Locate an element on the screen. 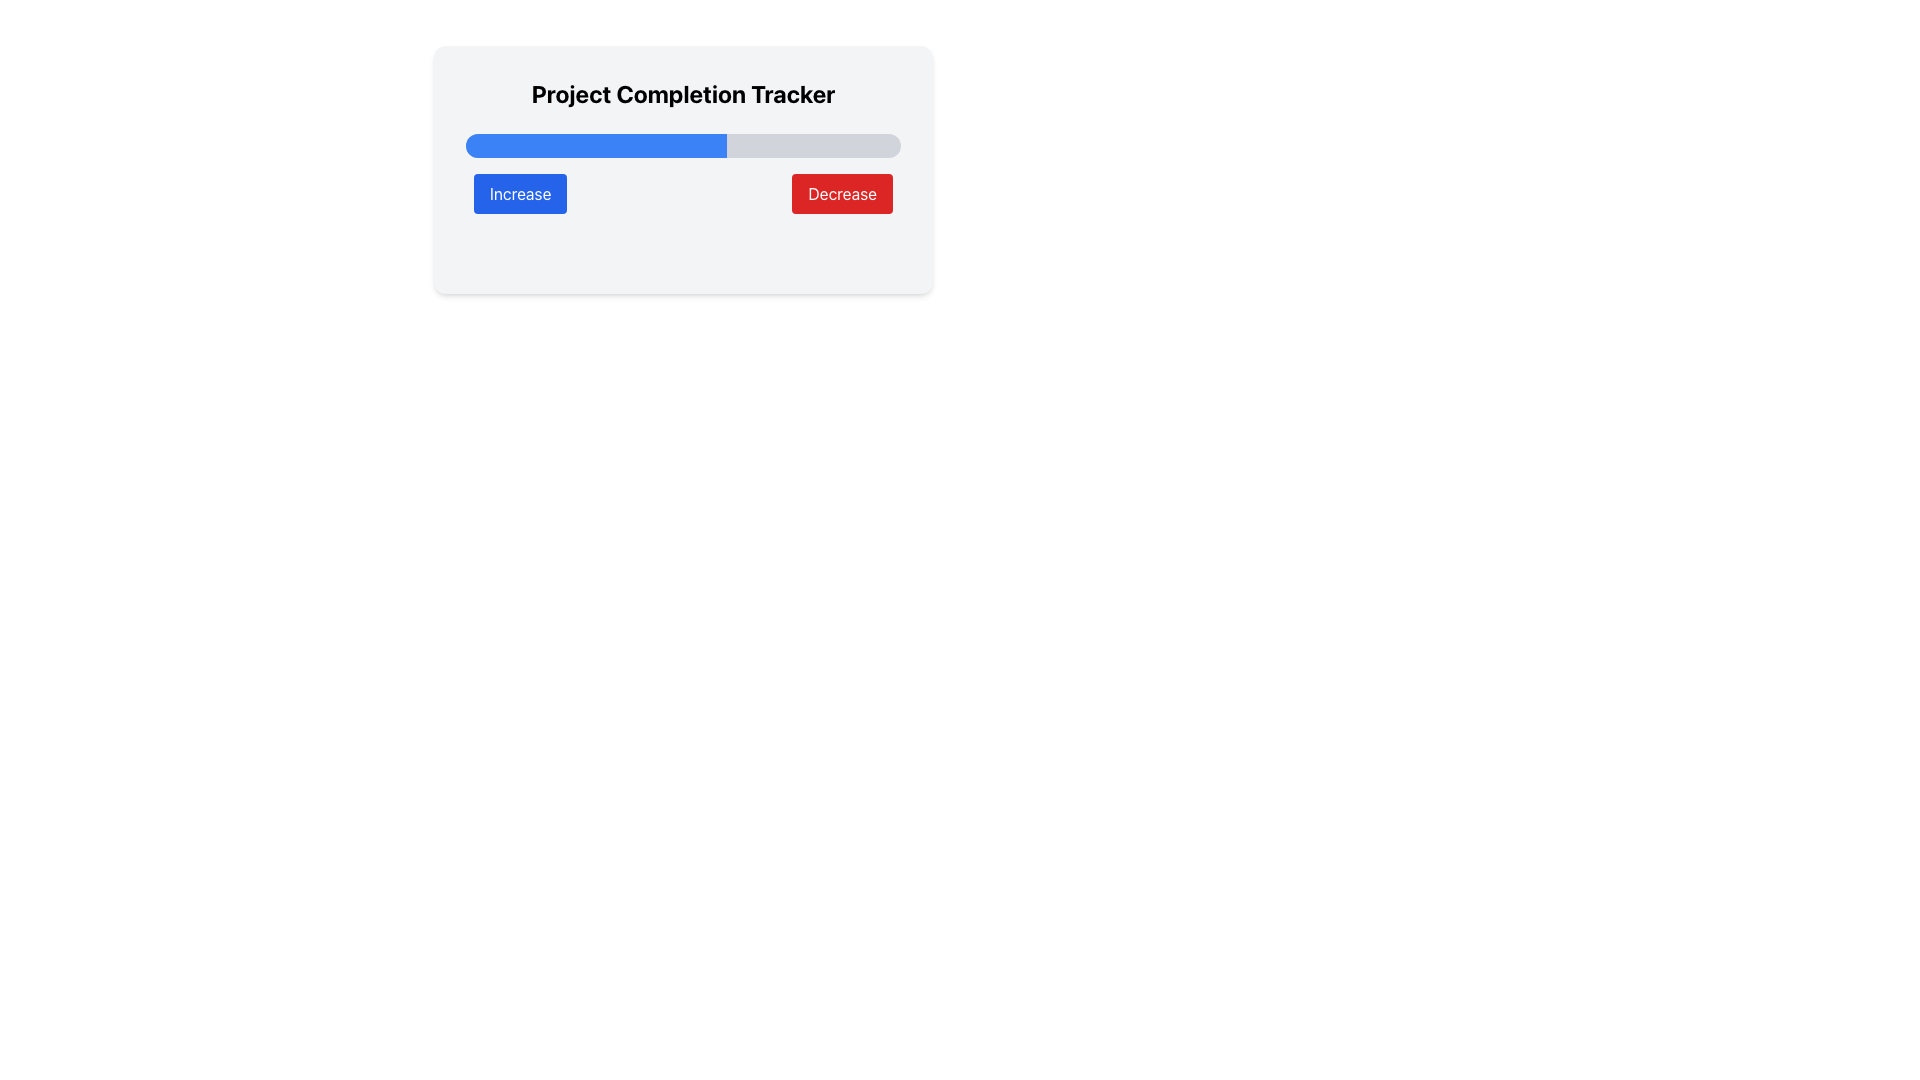  the increment button located on the left side under the progress tracker bar to observe hover effects is located at coordinates (520, 193).